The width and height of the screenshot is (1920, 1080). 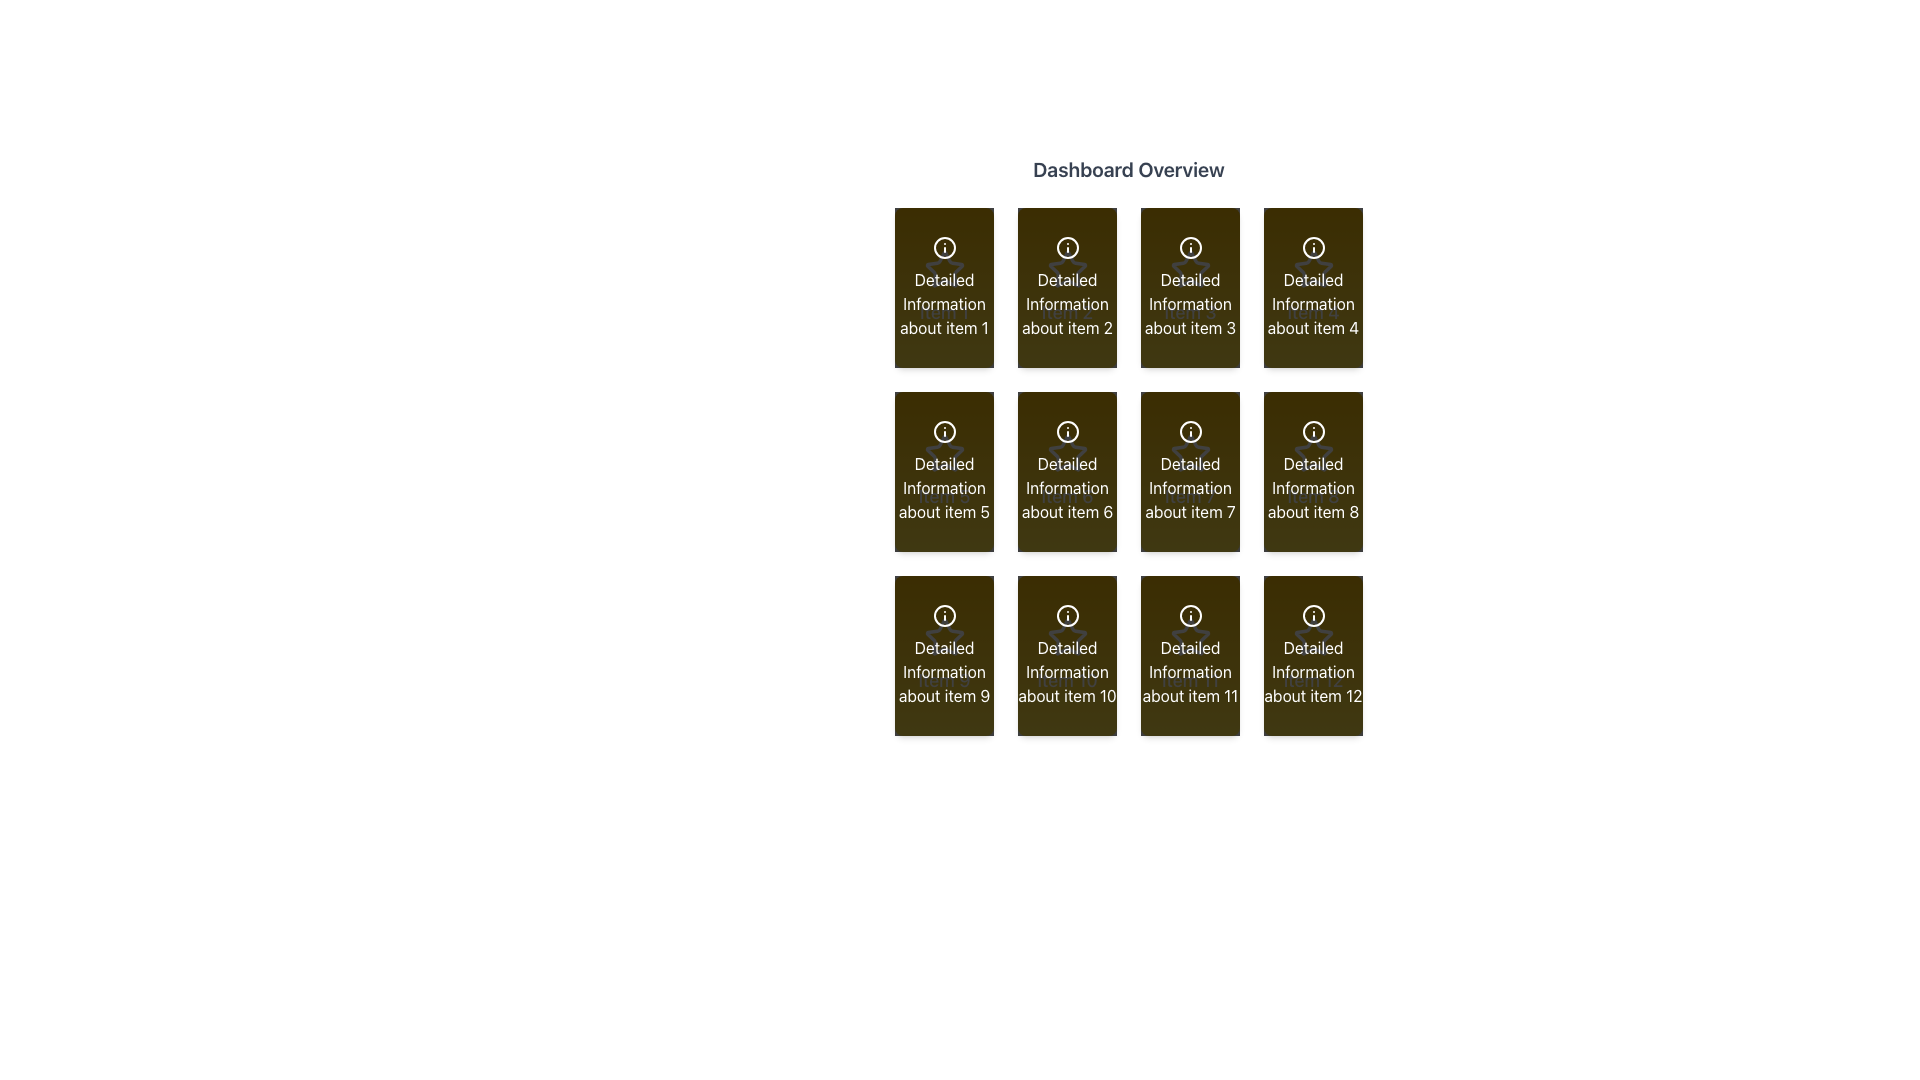 What do you see at coordinates (943, 637) in the screenshot?
I see `the decorative or functional icon located inside the ninth item of a 3x4 grid layout, positioned at the top of the card labeled 'Detailed Information about item 9'` at bounding box center [943, 637].